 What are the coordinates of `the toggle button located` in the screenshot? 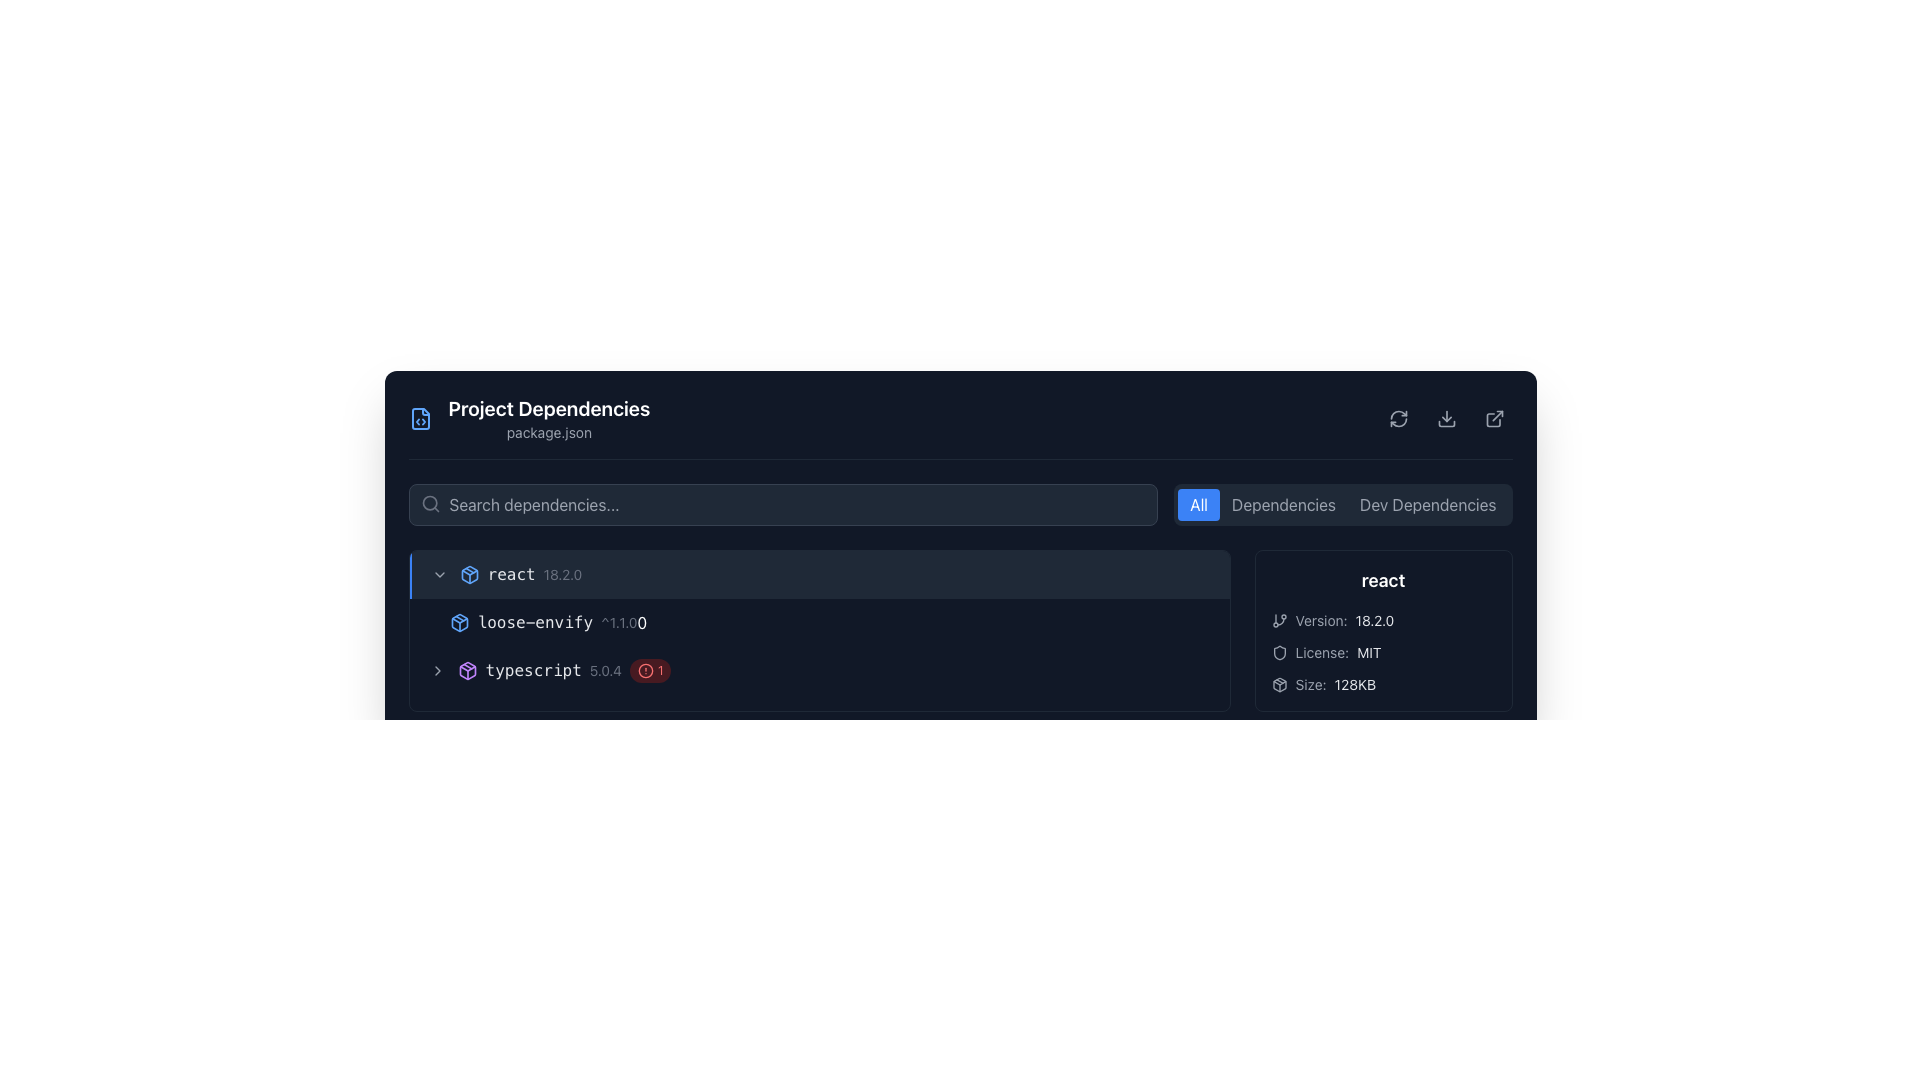 It's located at (438, 574).